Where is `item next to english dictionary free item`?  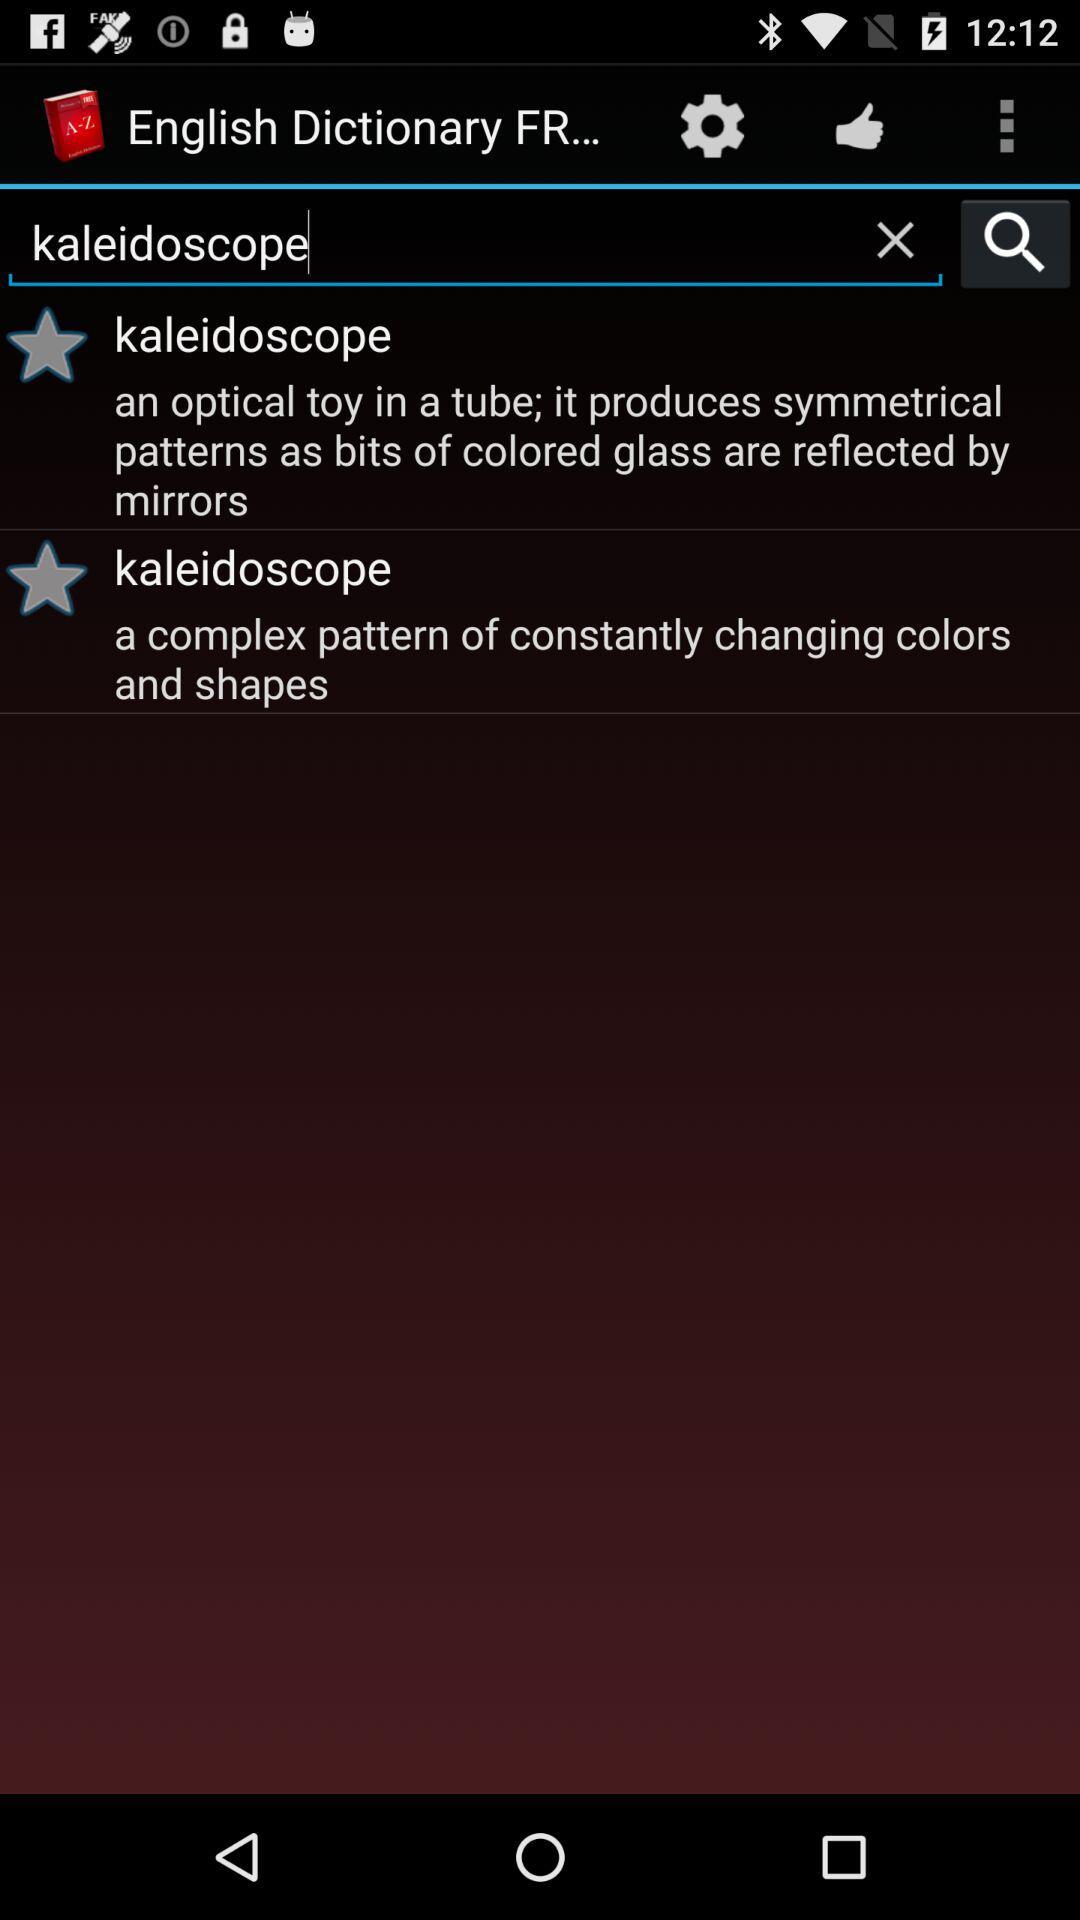 item next to english dictionary free item is located at coordinates (711, 124).